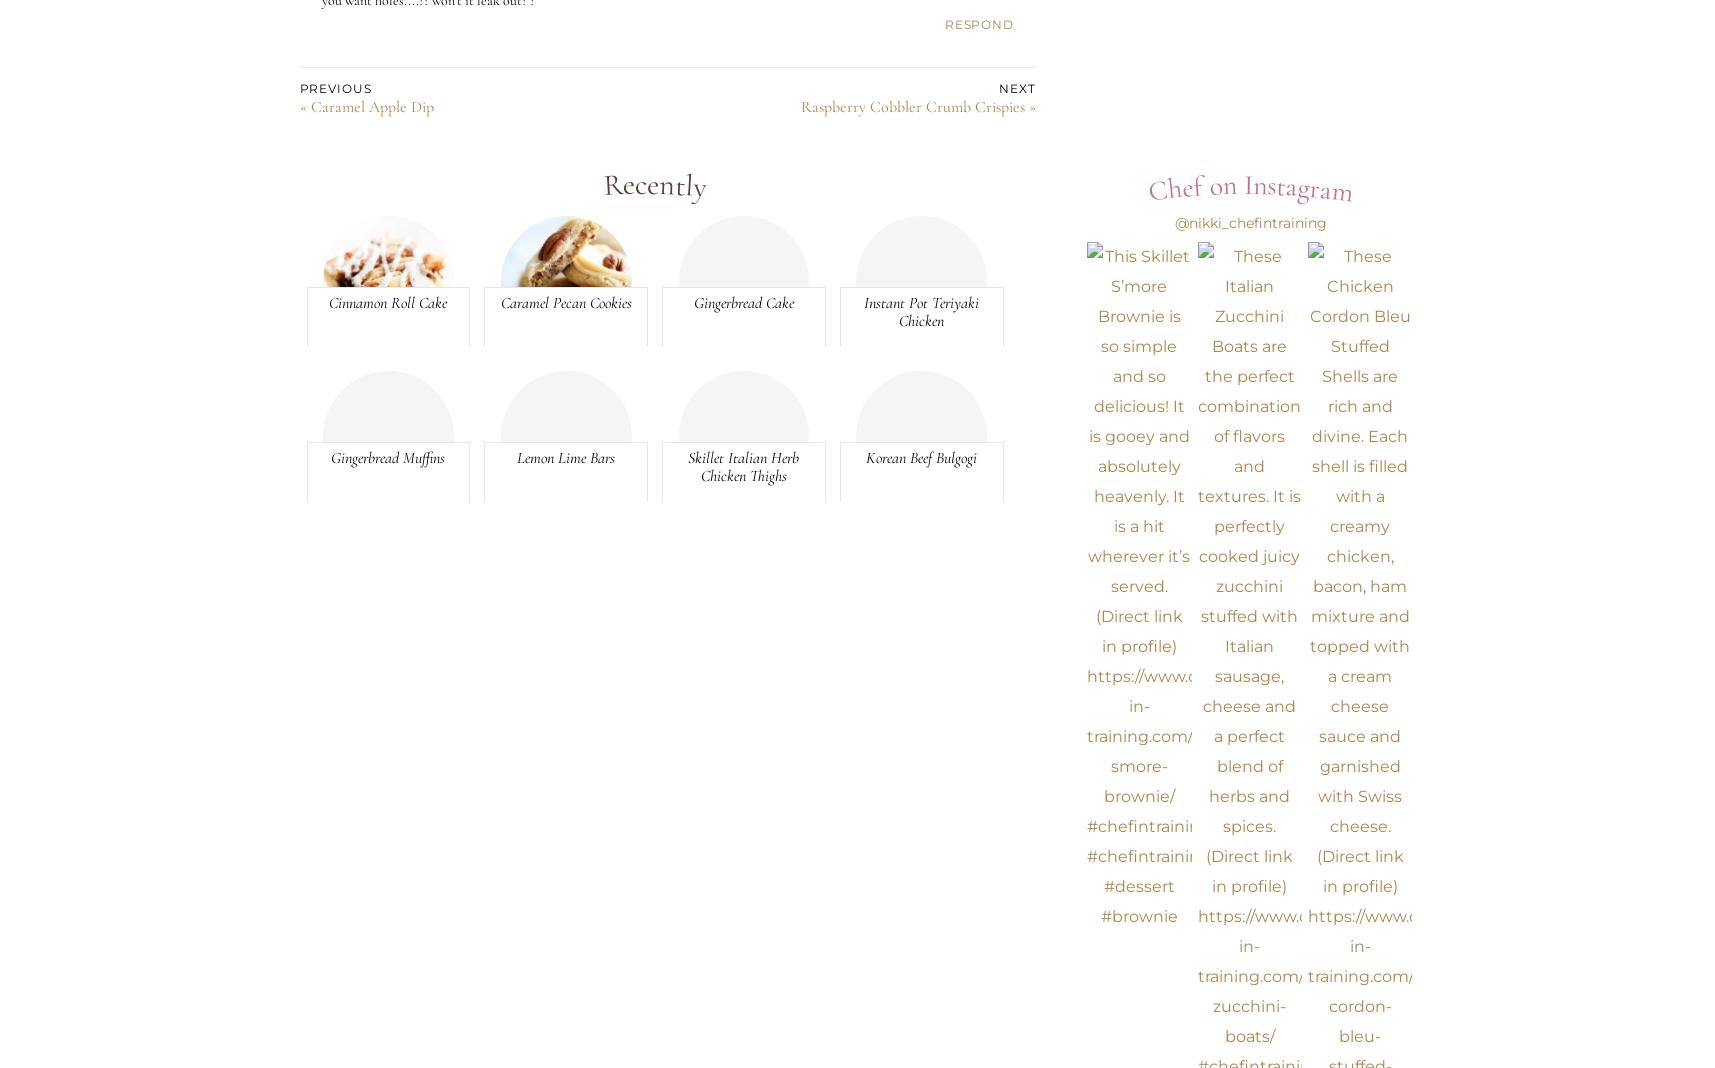 The image size is (1715, 1068). What do you see at coordinates (921, 456) in the screenshot?
I see `'Korean Beef Bulgogi'` at bounding box center [921, 456].